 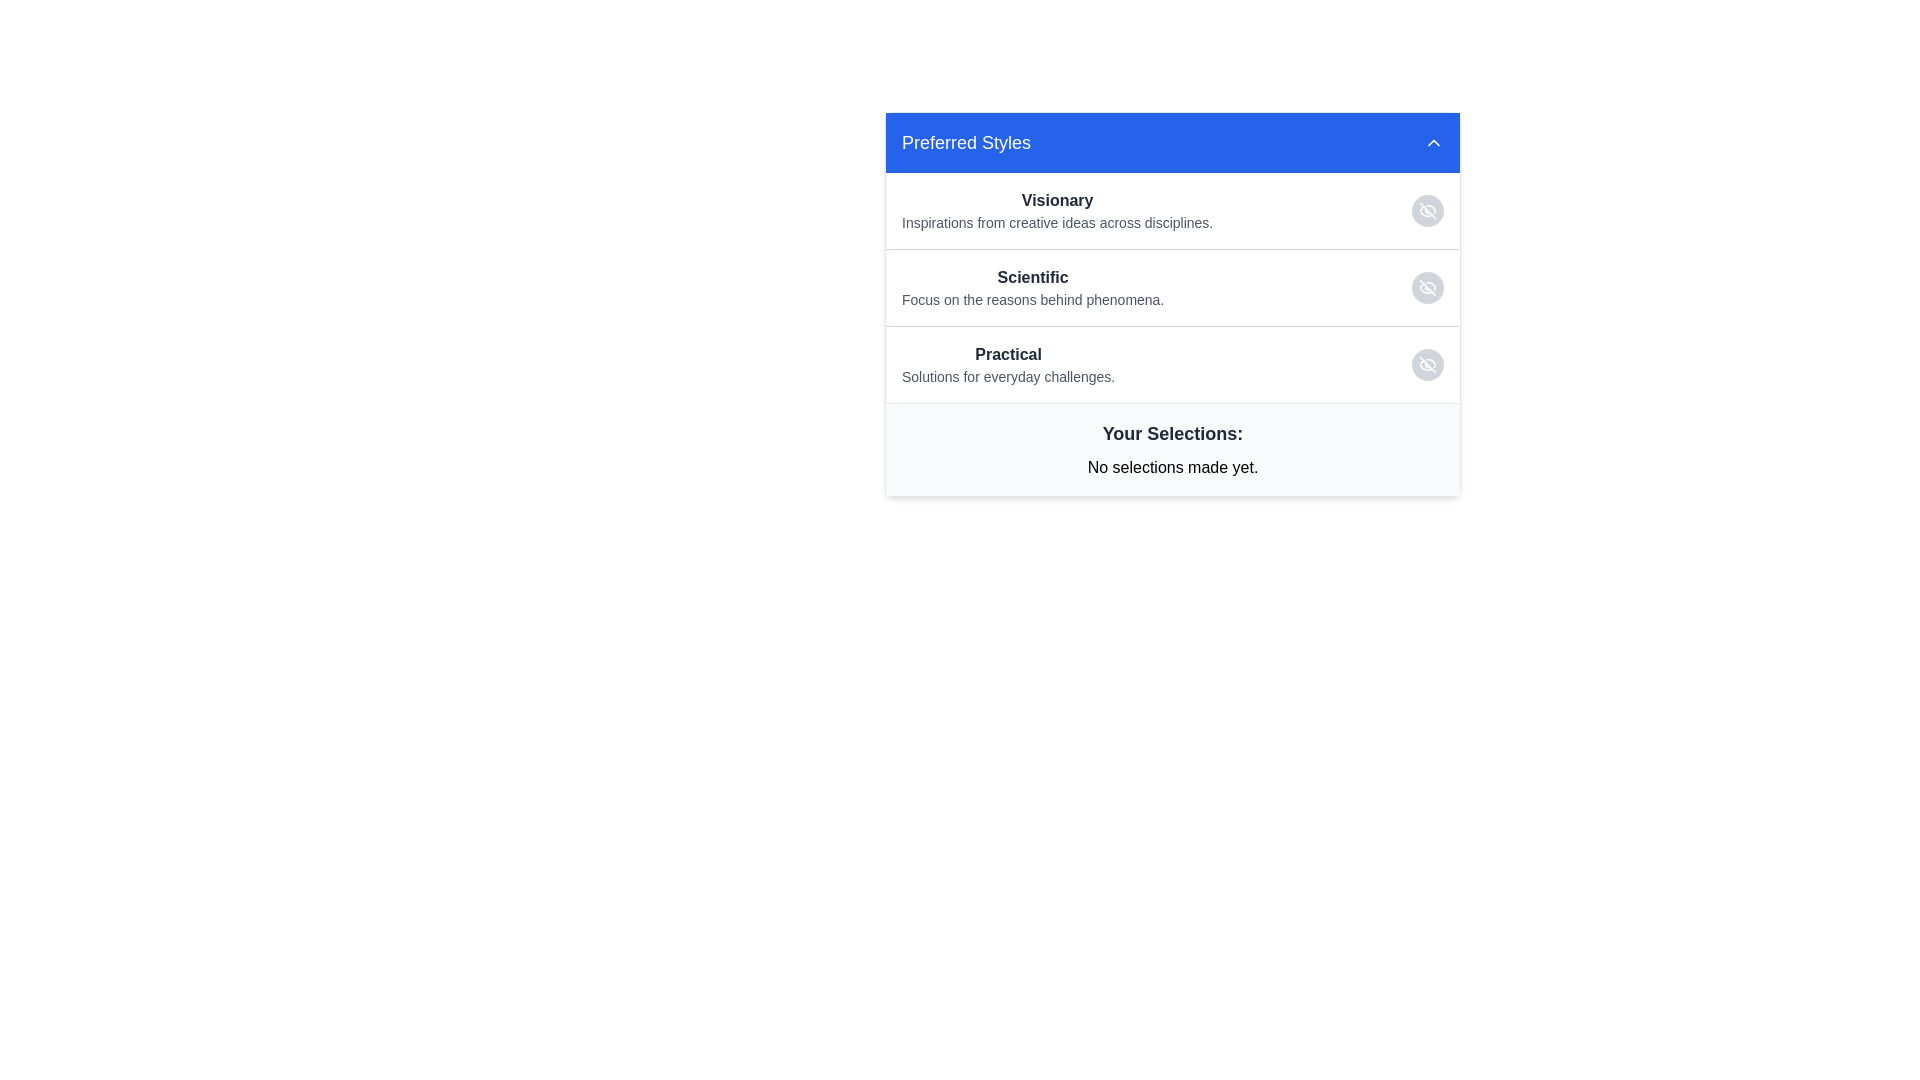 I want to click on the descriptive subtitle text for the 'Practical' category within the 'Preferred Styles' list, located in the third row, so click(x=1008, y=377).